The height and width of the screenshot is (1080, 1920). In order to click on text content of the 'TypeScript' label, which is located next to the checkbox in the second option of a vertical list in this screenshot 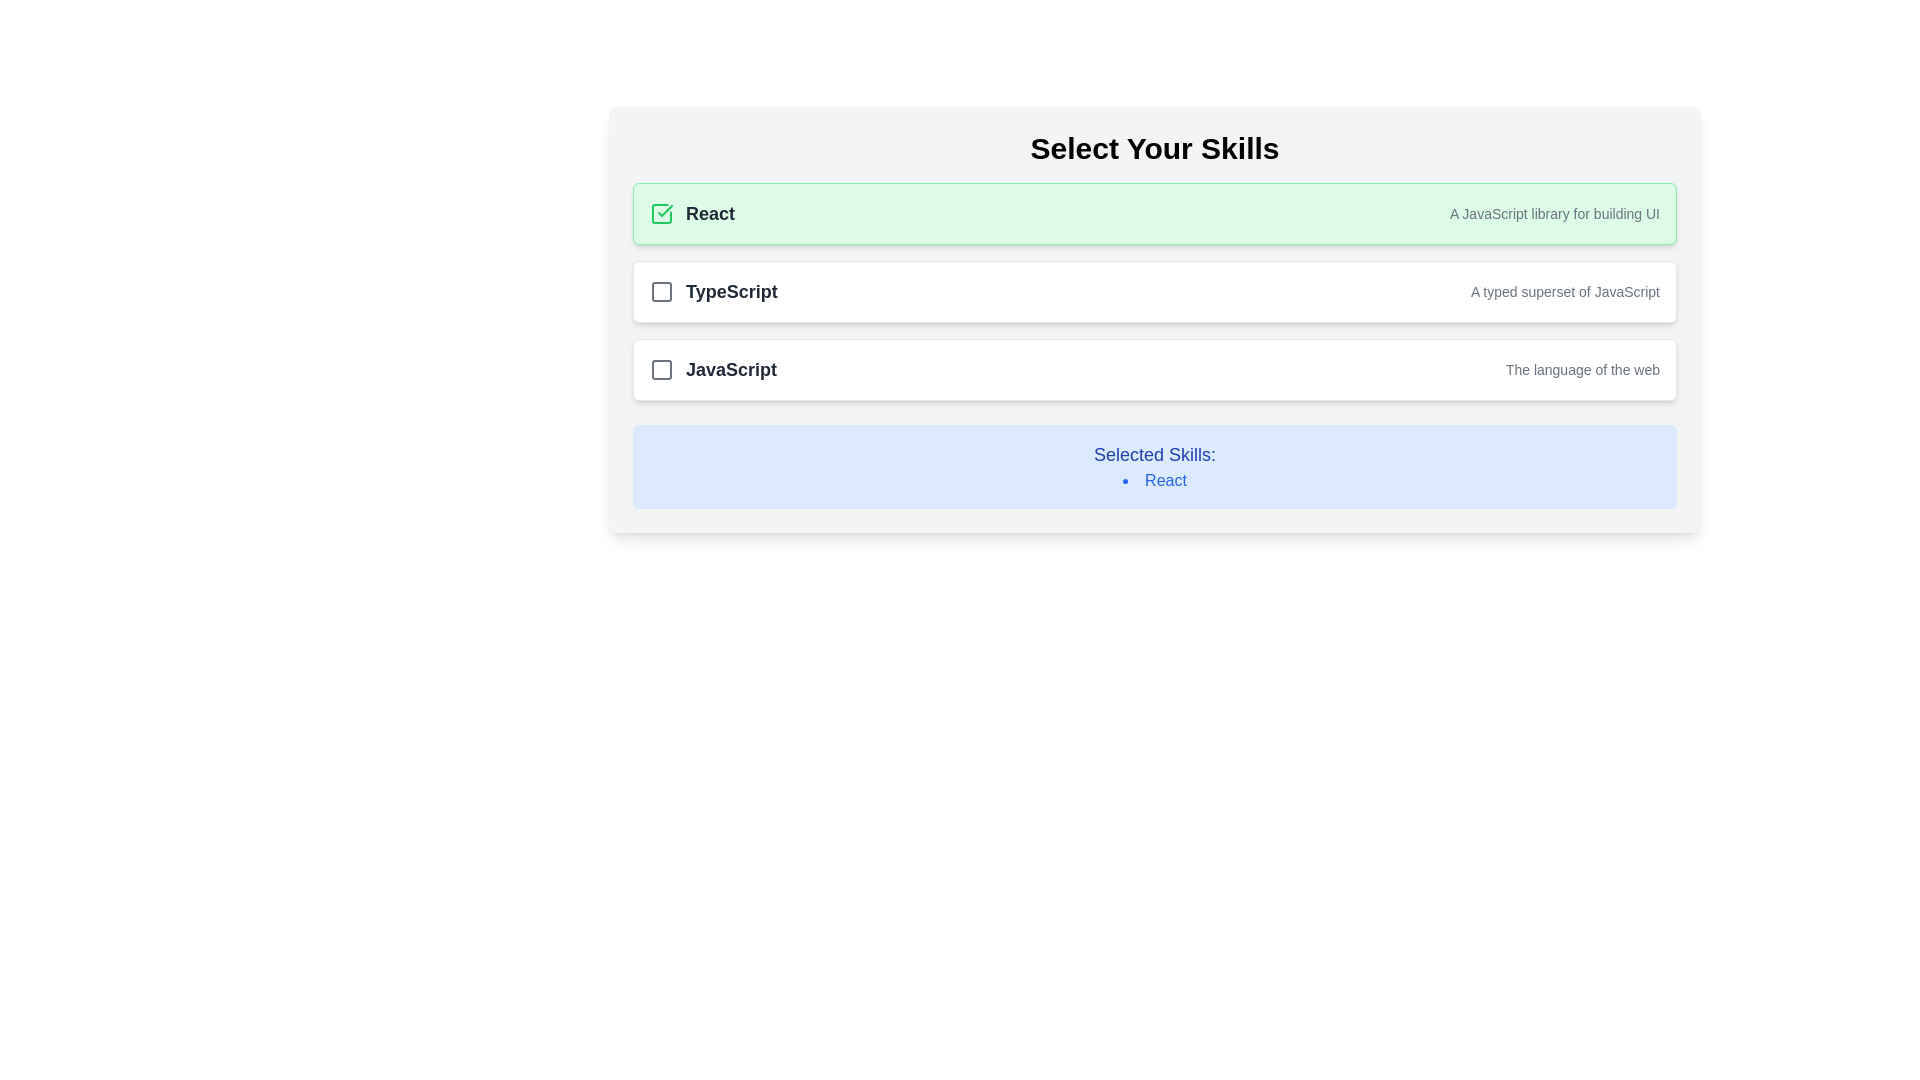, I will do `click(730, 292)`.